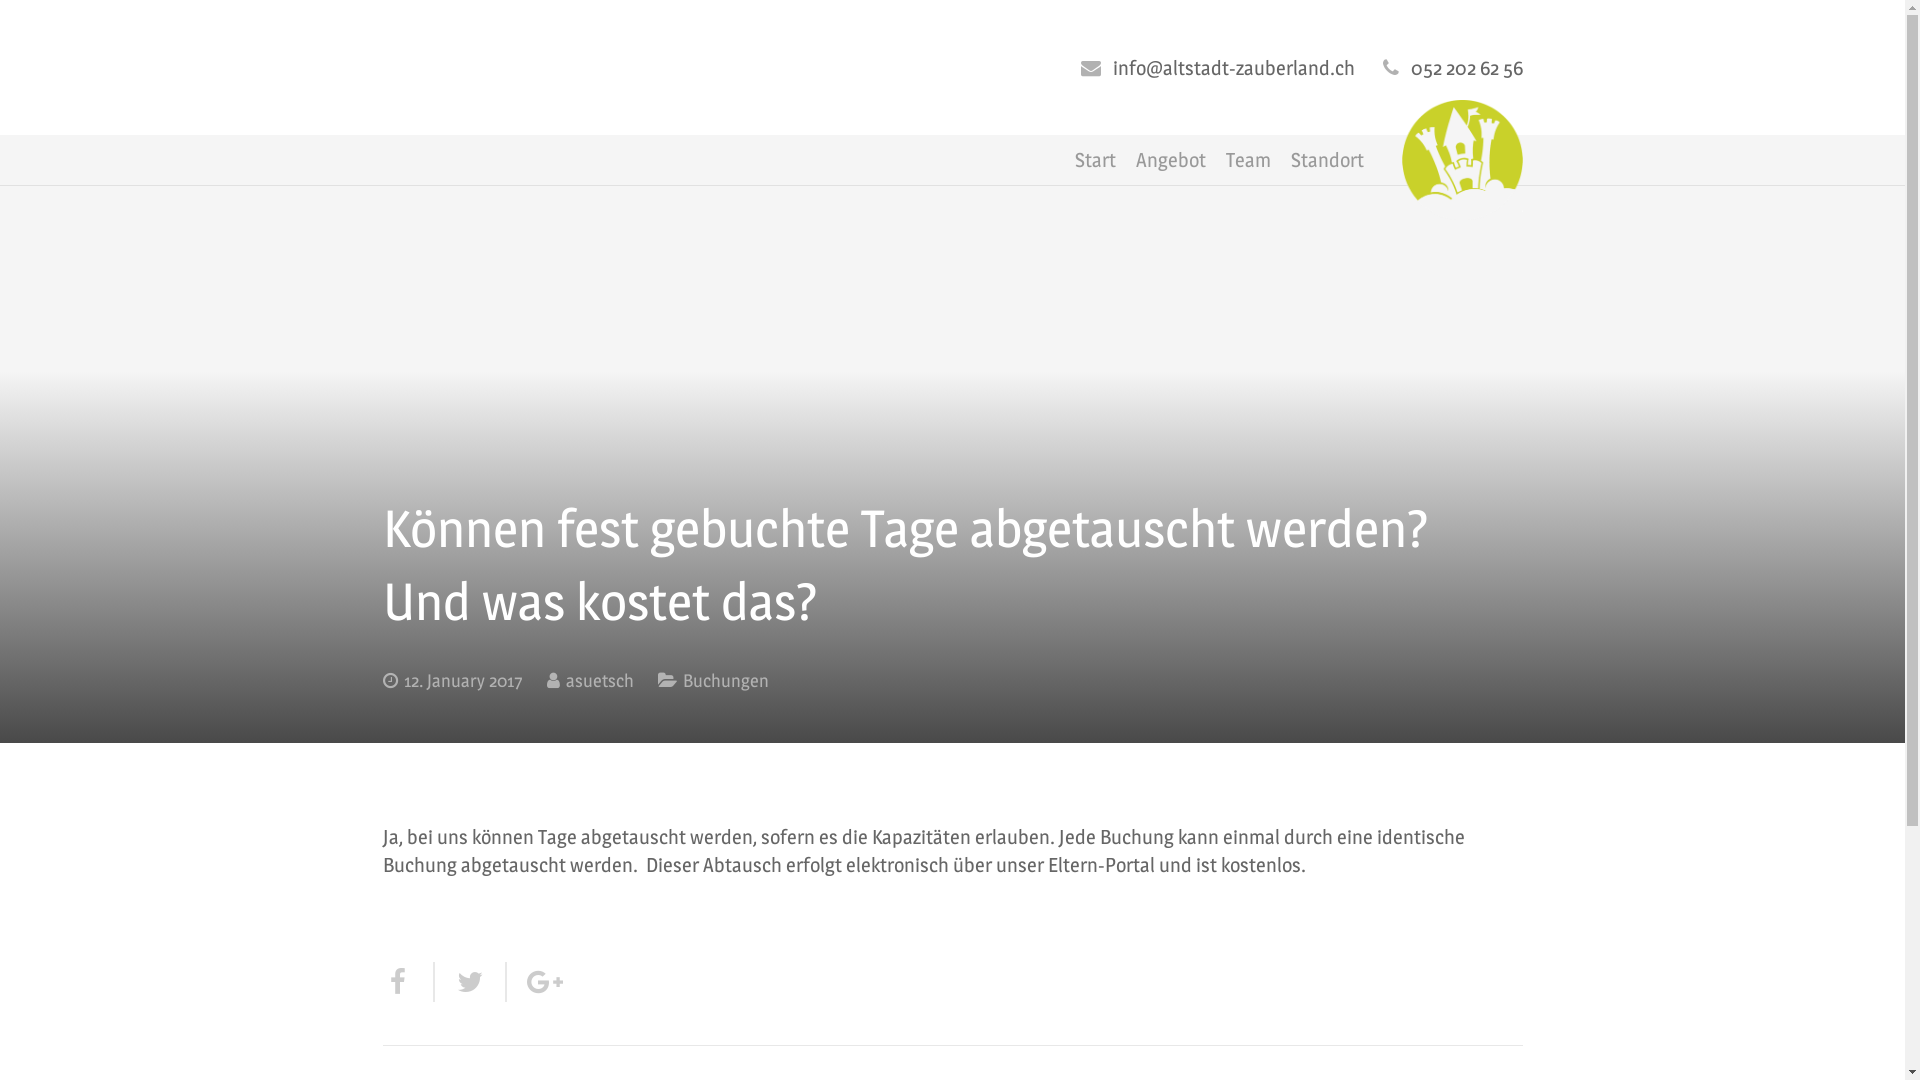 The height and width of the screenshot is (1080, 1920). What do you see at coordinates (1171, 158) in the screenshot?
I see `'Angebot'` at bounding box center [1171, 158].